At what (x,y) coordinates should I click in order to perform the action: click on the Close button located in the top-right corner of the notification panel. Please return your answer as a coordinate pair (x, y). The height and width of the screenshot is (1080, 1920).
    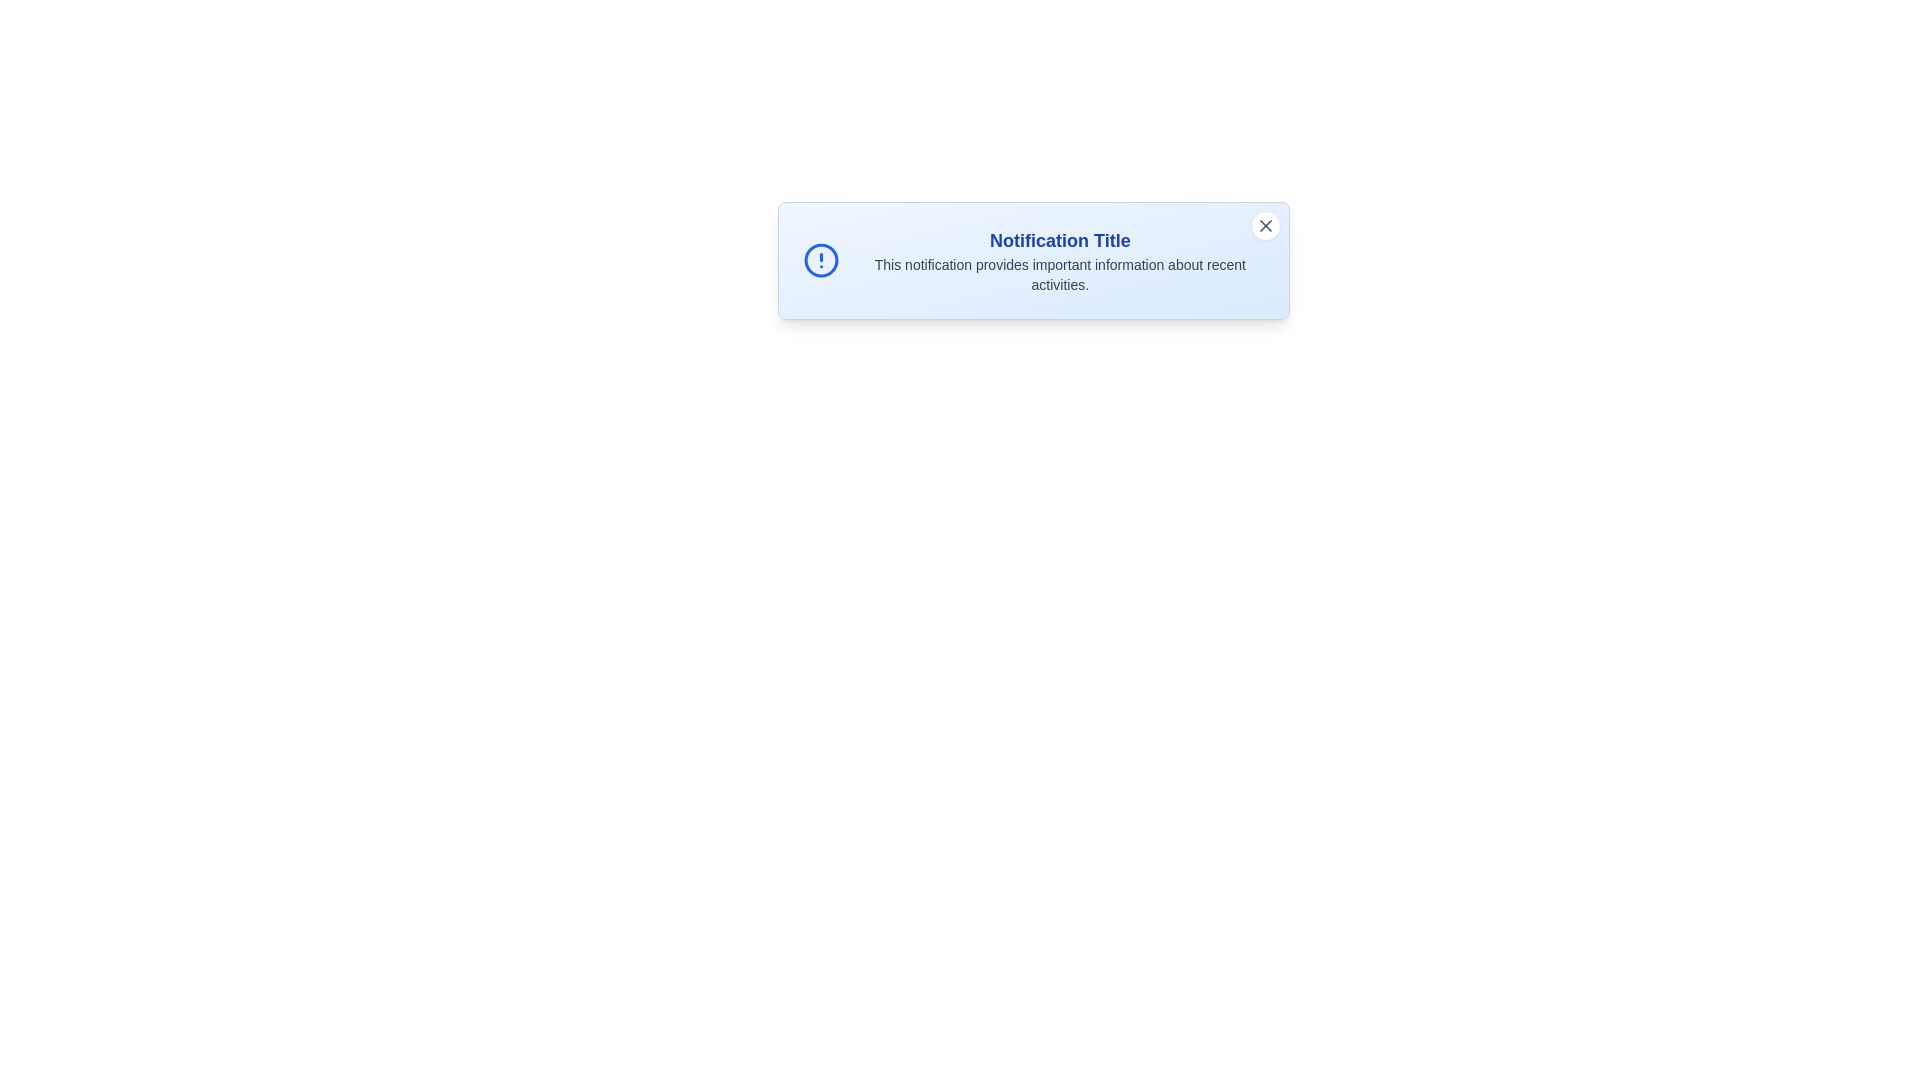
    Looking at the image, I should click on (1264, 225).